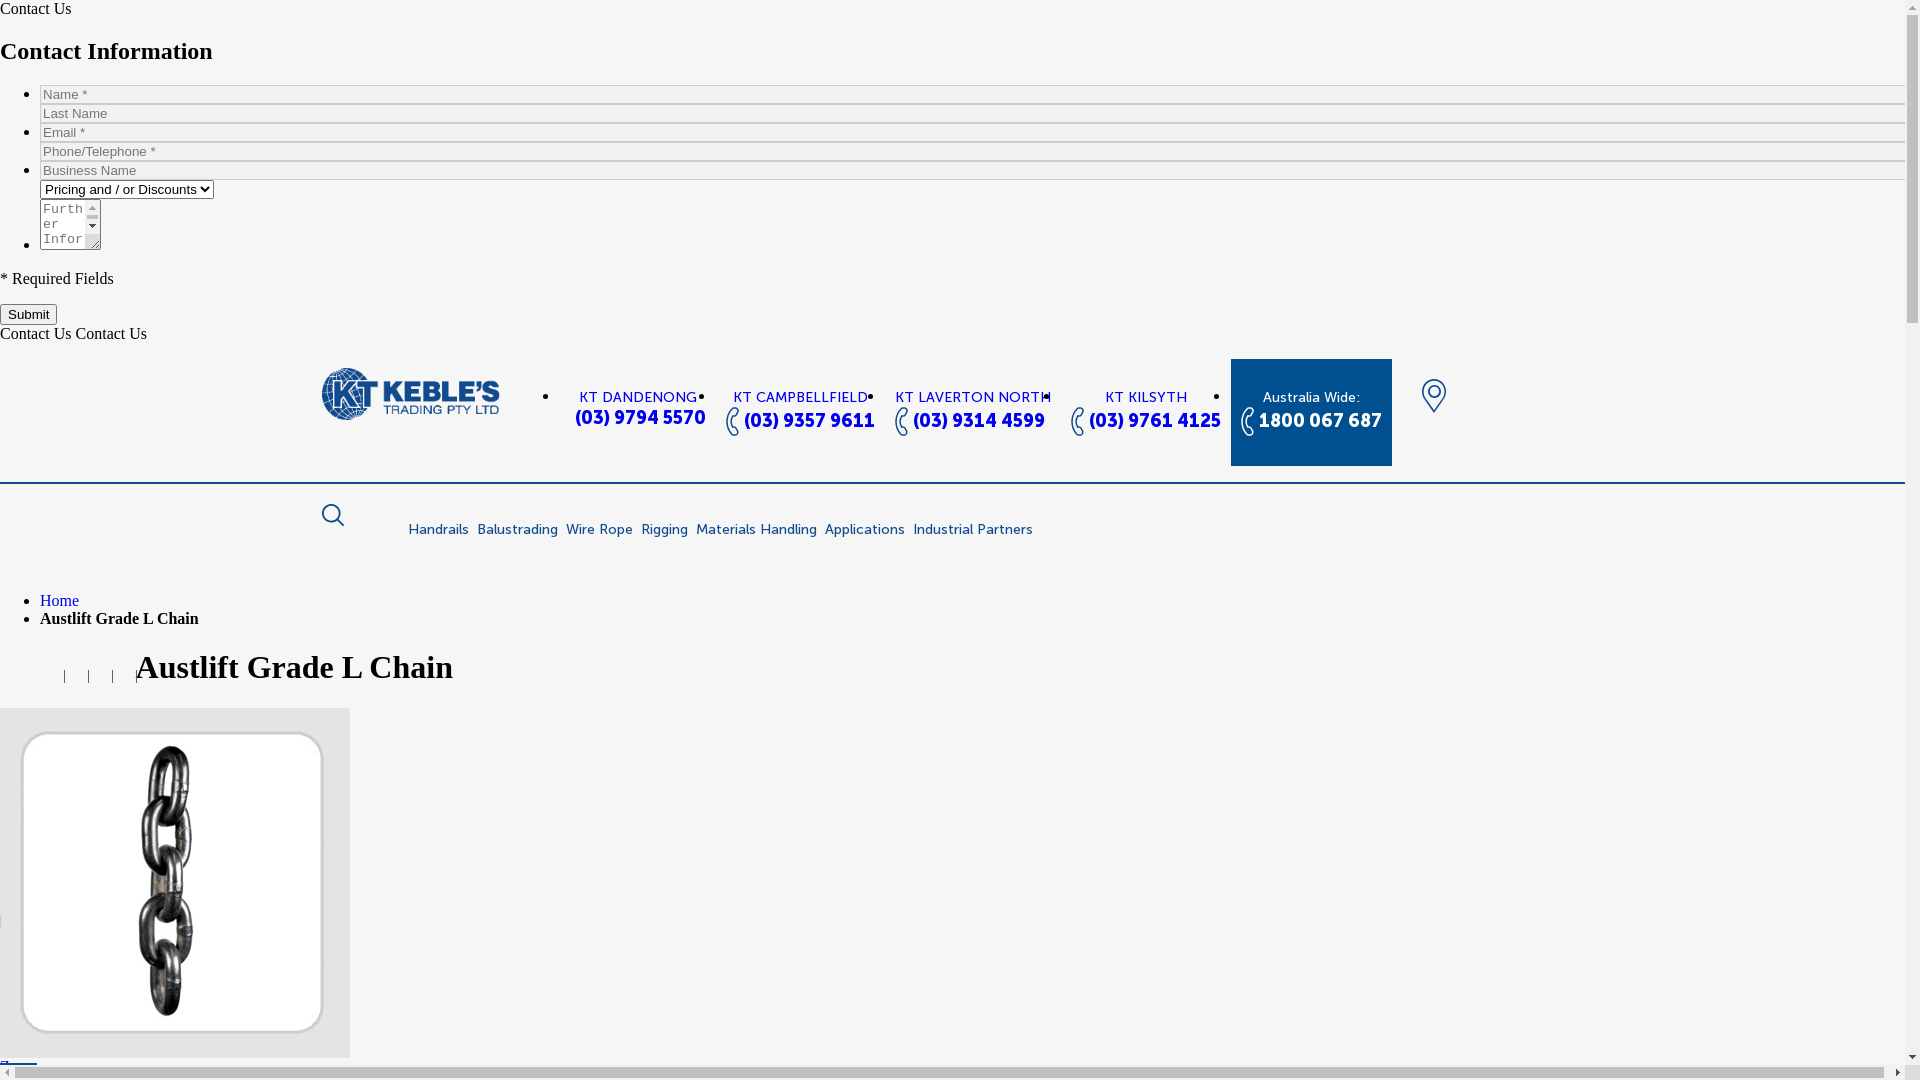 The image size is (1920, 1080). Describe the element at coordinates (663, 528) in the screenshot. I see `'Rigging'` at that location.